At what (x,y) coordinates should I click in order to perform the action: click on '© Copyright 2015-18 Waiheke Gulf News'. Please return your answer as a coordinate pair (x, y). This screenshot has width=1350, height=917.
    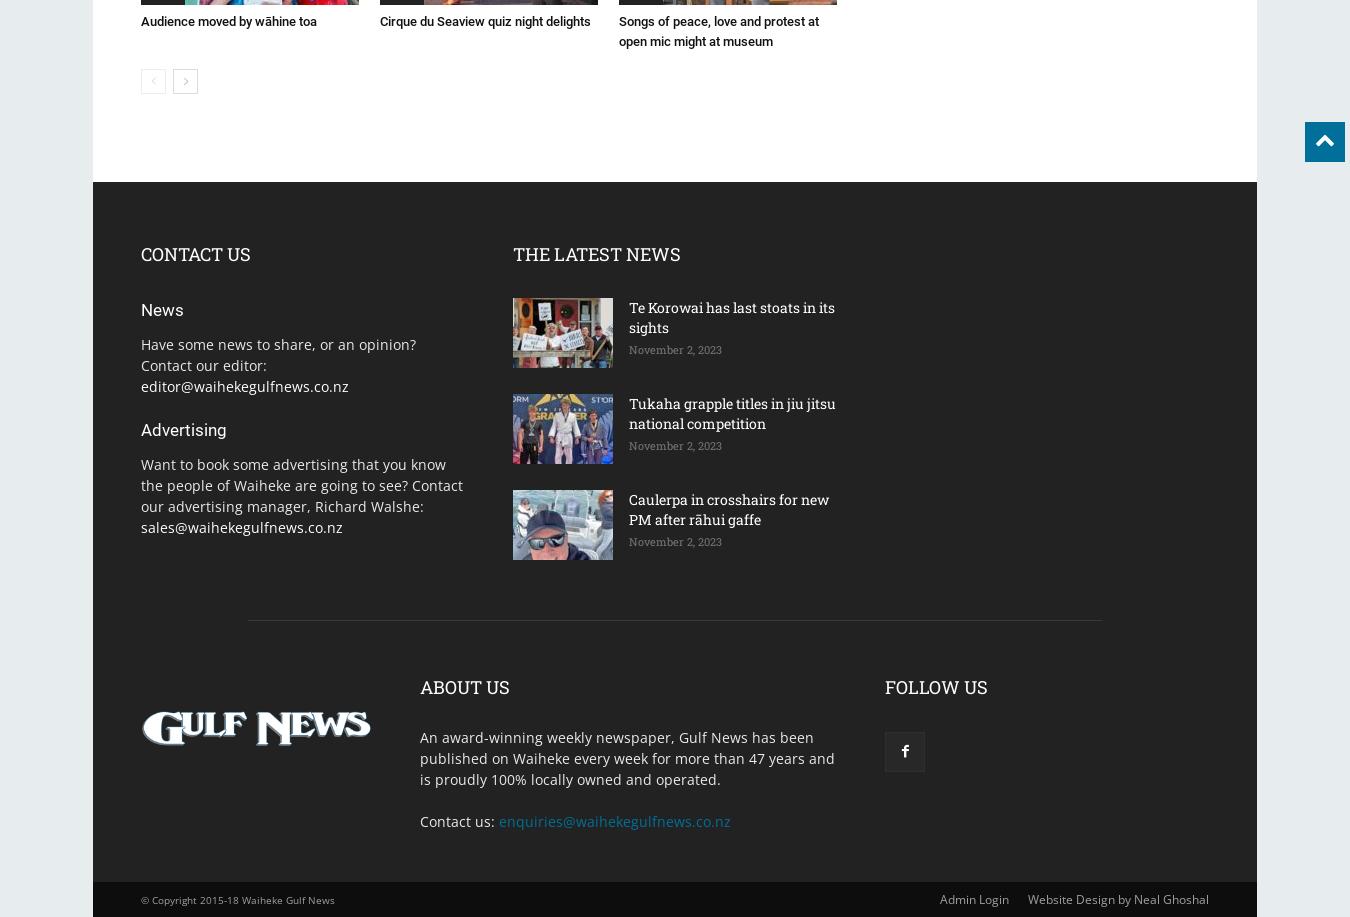
    Looking at the image, I should click on (237, 899).